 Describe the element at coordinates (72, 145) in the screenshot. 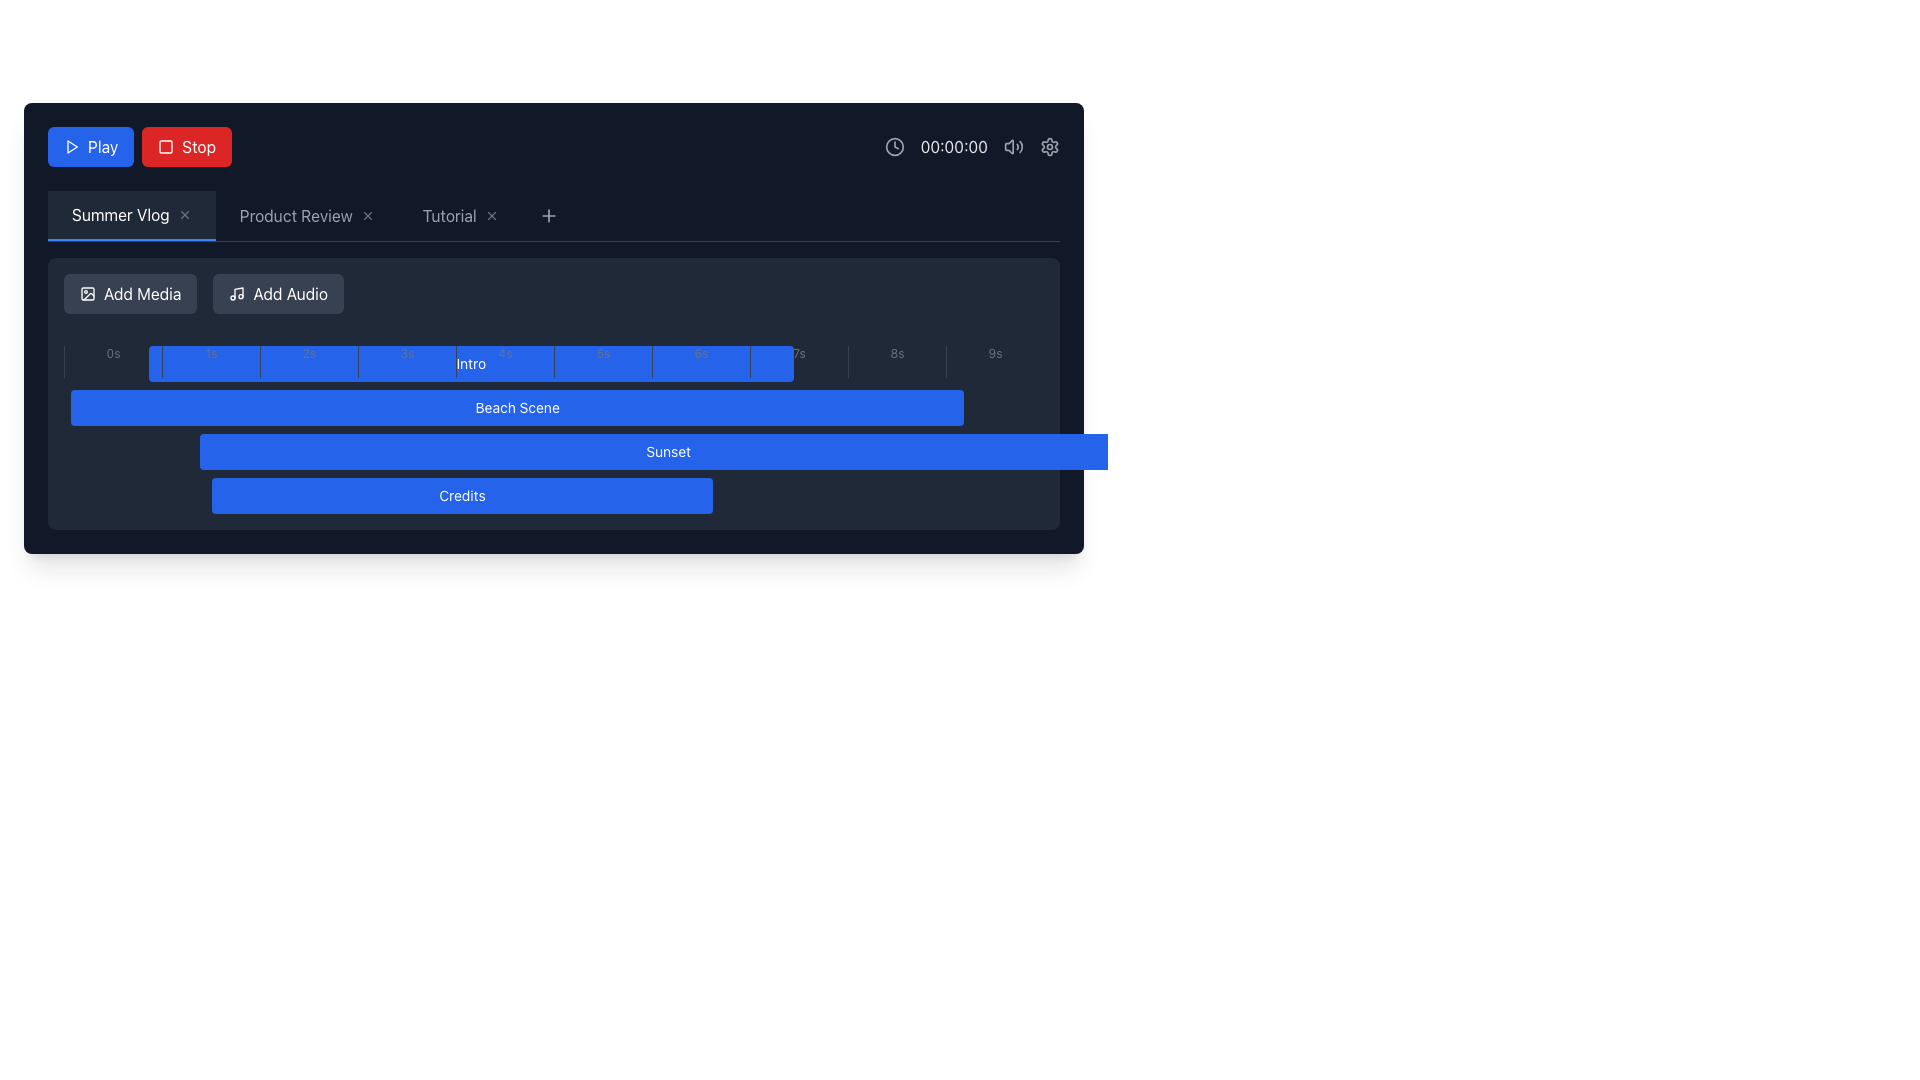

I see `the triangular play icon with a blue fill located in the top-left section of the interface` at that location.